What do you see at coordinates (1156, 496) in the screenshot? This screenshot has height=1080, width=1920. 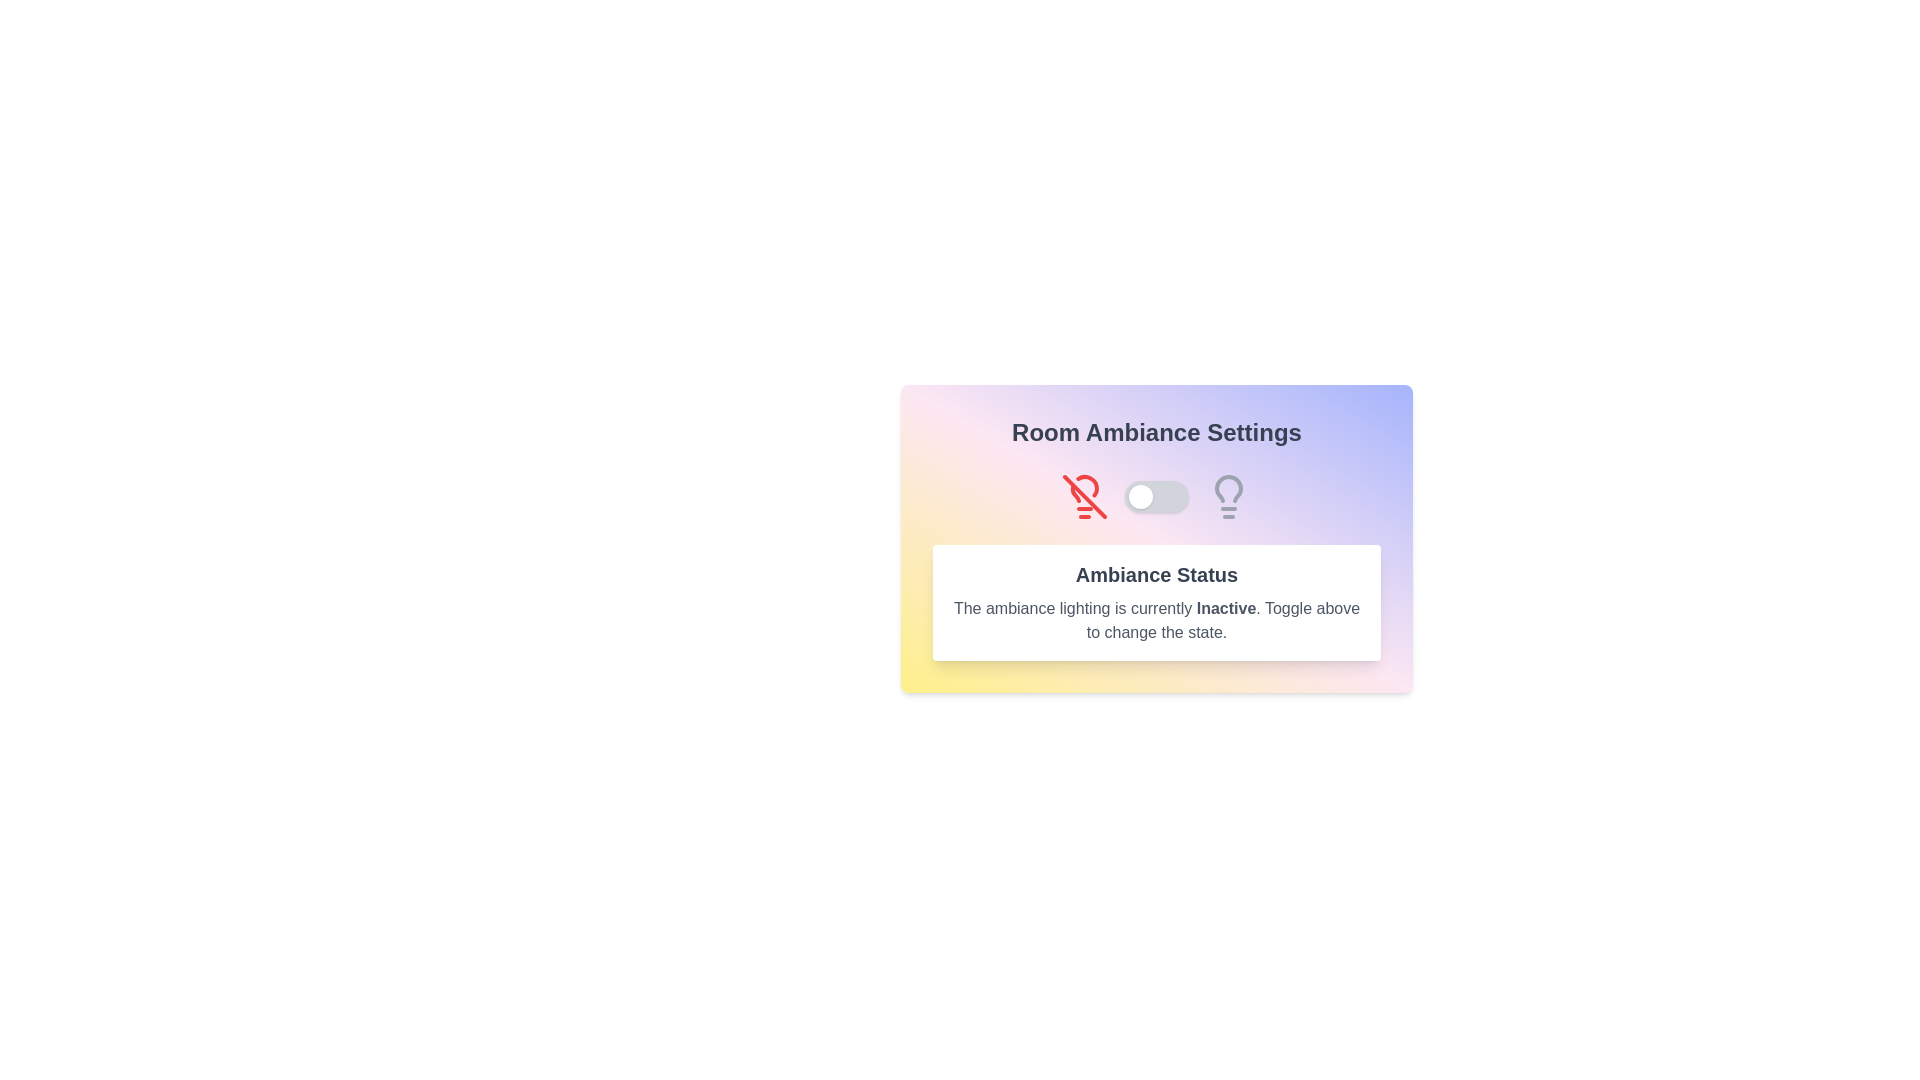 I see `the knob of the toggle switch located in the middle row of the 'Room Ambiance Settings' card layout` at bounding box center [1156, 496].